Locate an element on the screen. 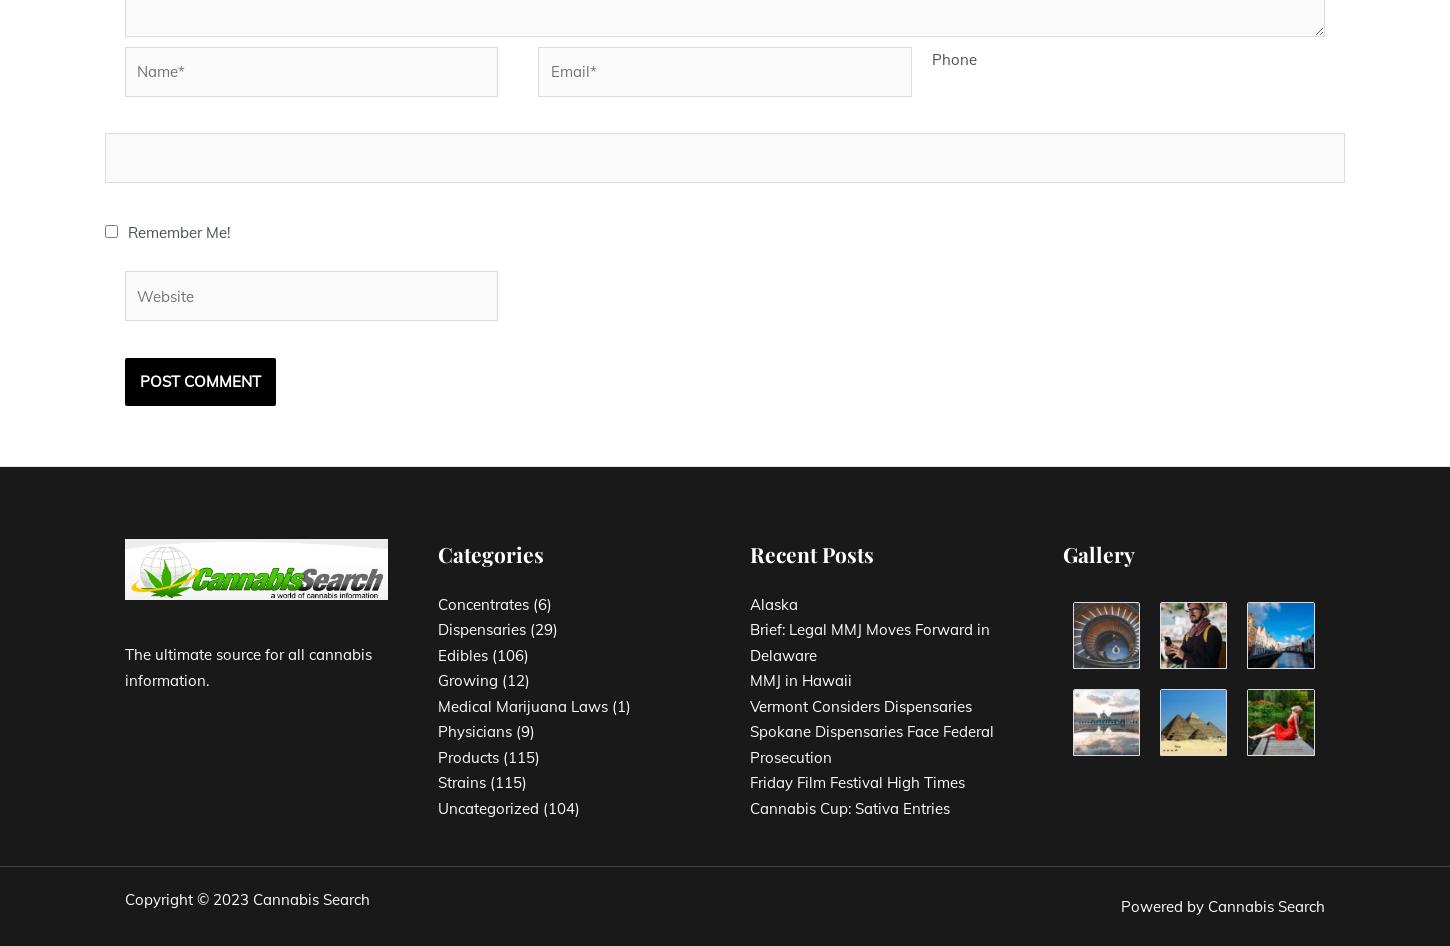 The image size is (1450, 946). 'Products' is located at coordinates (436, 755).